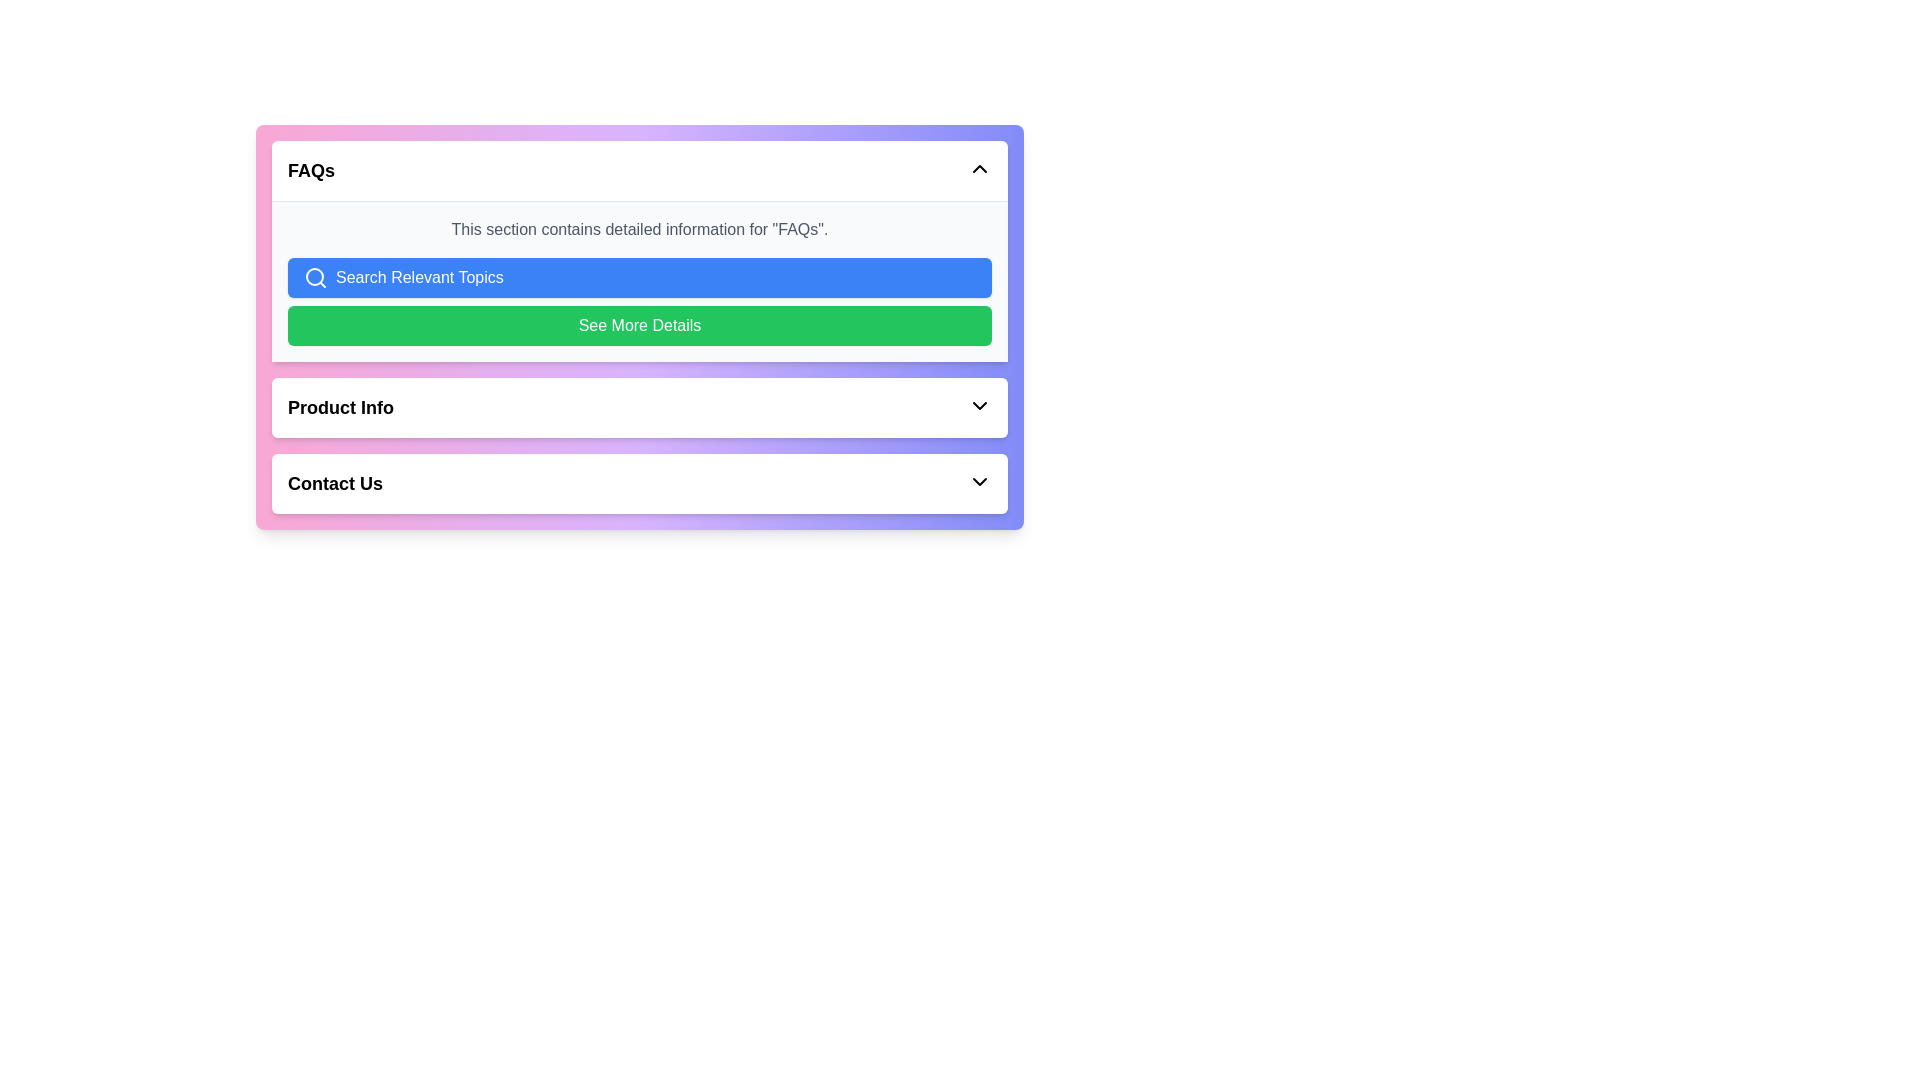 Image resolution: width=1920 pixels, height=1080 pixels. What do you see at coordinates (315, 277) in the screenshot?
I see `the search icon located at the top-left corner of the blue button labeled 'Search Relevant Topics'` at bounding box center [315, 277].